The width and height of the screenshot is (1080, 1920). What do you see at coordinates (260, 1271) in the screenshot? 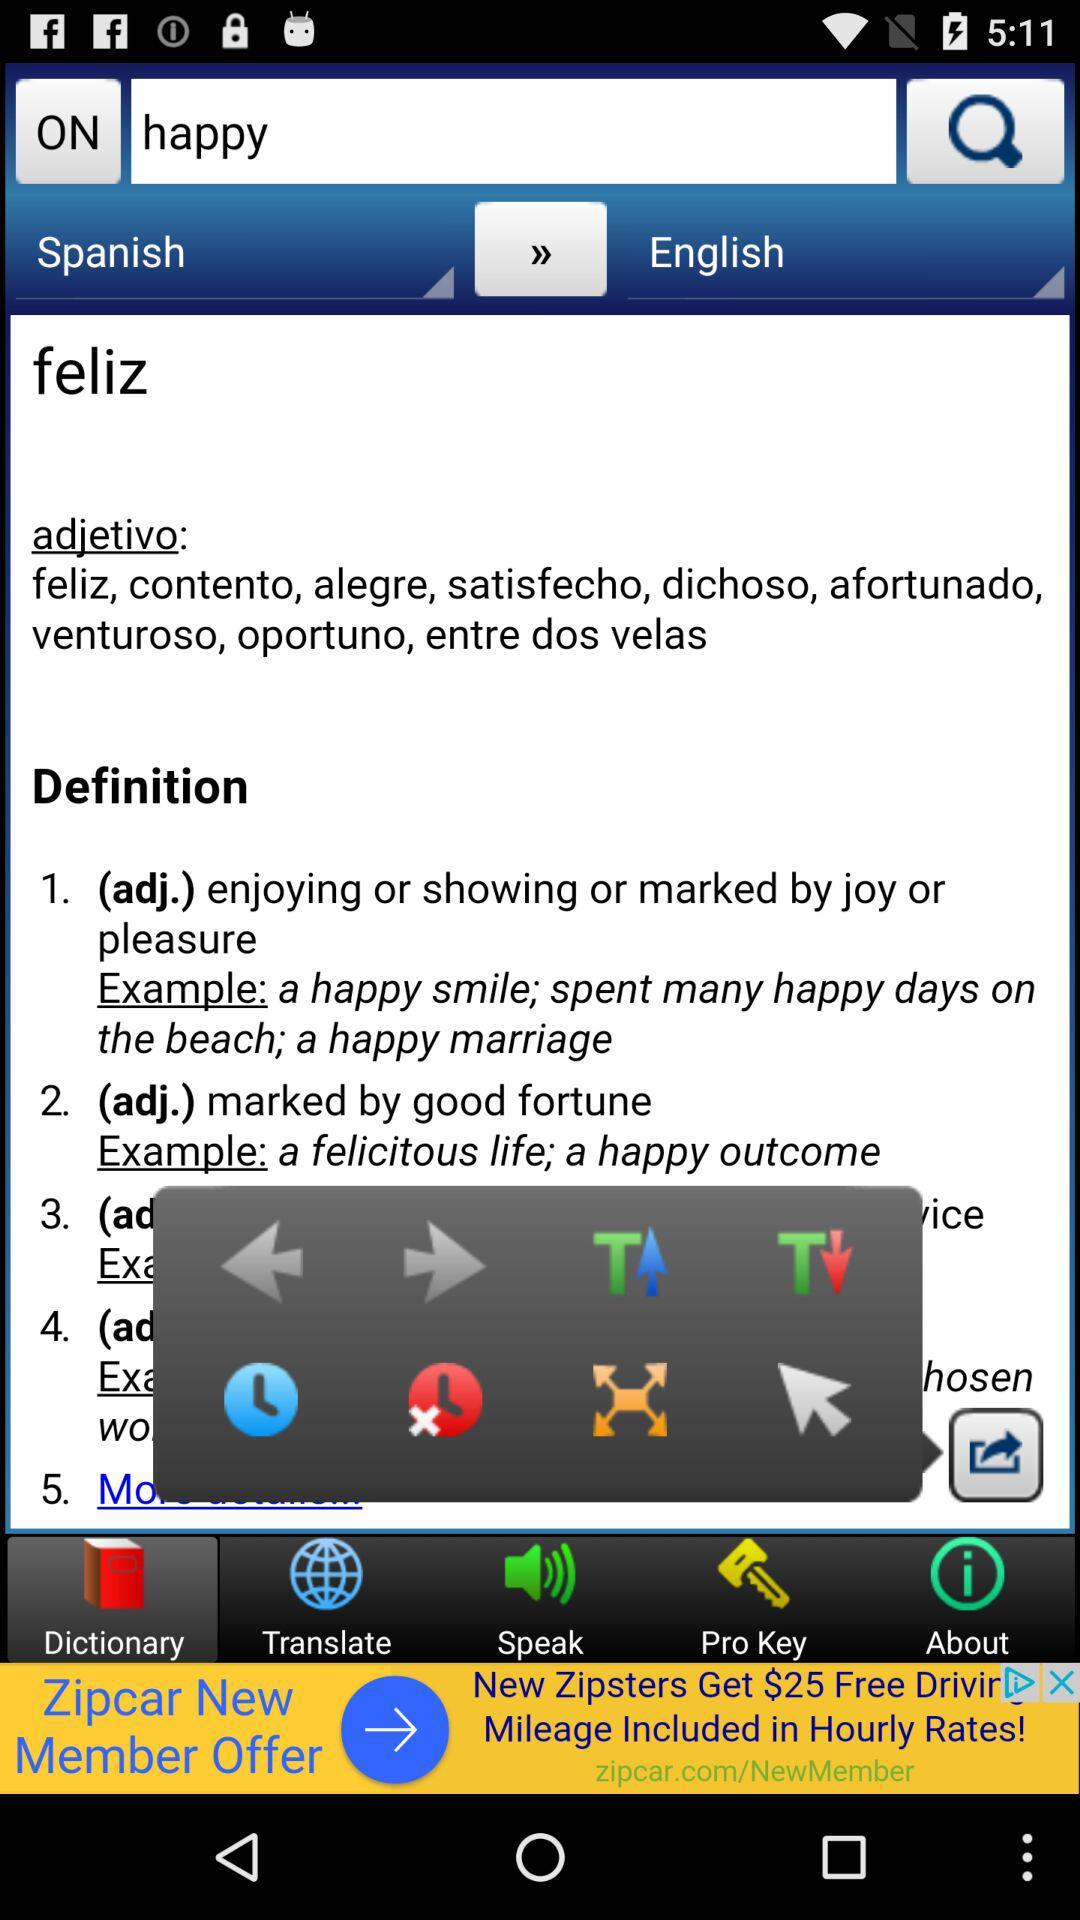
I see `previouse` at bounding box center [260, 1271].